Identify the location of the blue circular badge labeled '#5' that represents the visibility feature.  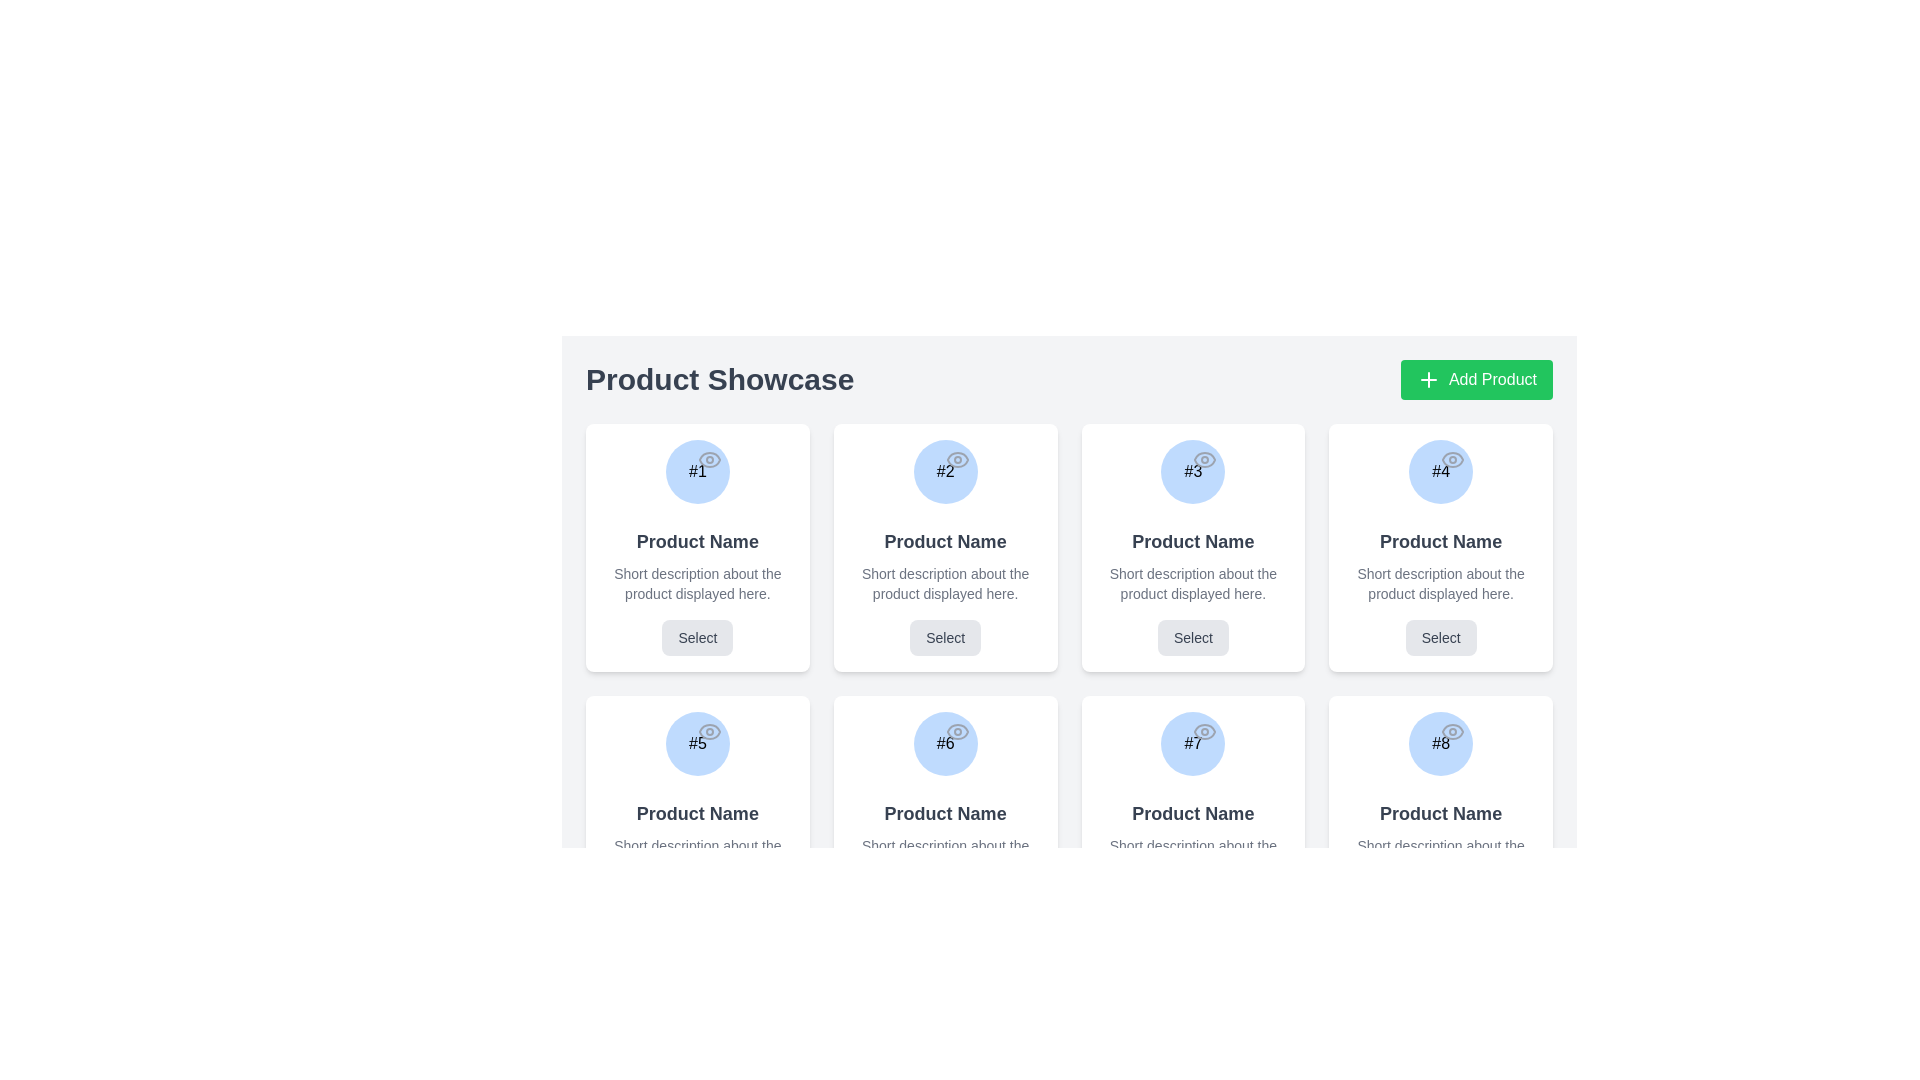
(709, 732).